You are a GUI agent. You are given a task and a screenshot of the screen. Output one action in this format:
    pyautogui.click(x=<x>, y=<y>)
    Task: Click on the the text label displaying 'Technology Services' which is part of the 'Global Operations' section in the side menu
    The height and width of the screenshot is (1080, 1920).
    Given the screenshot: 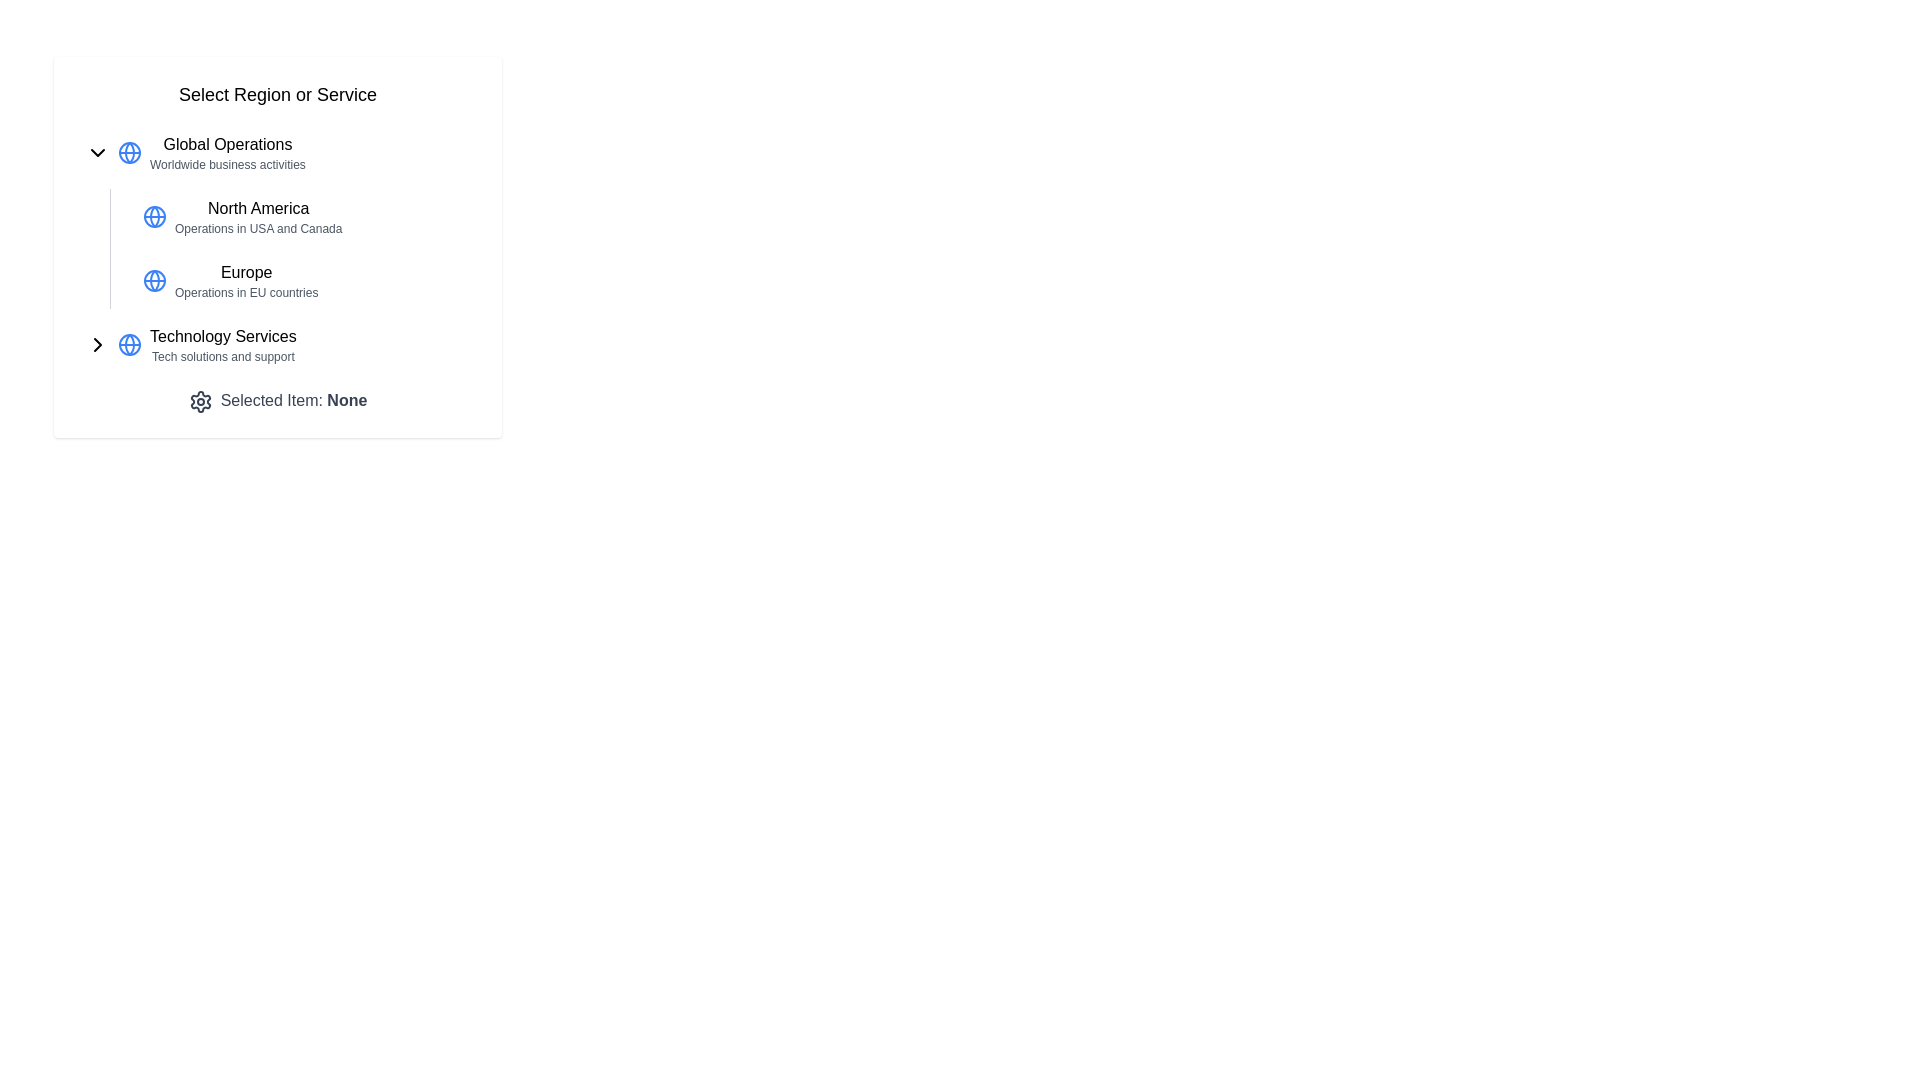 What is the action you would take?
    pyautogui.click(x=223, y=335)
    